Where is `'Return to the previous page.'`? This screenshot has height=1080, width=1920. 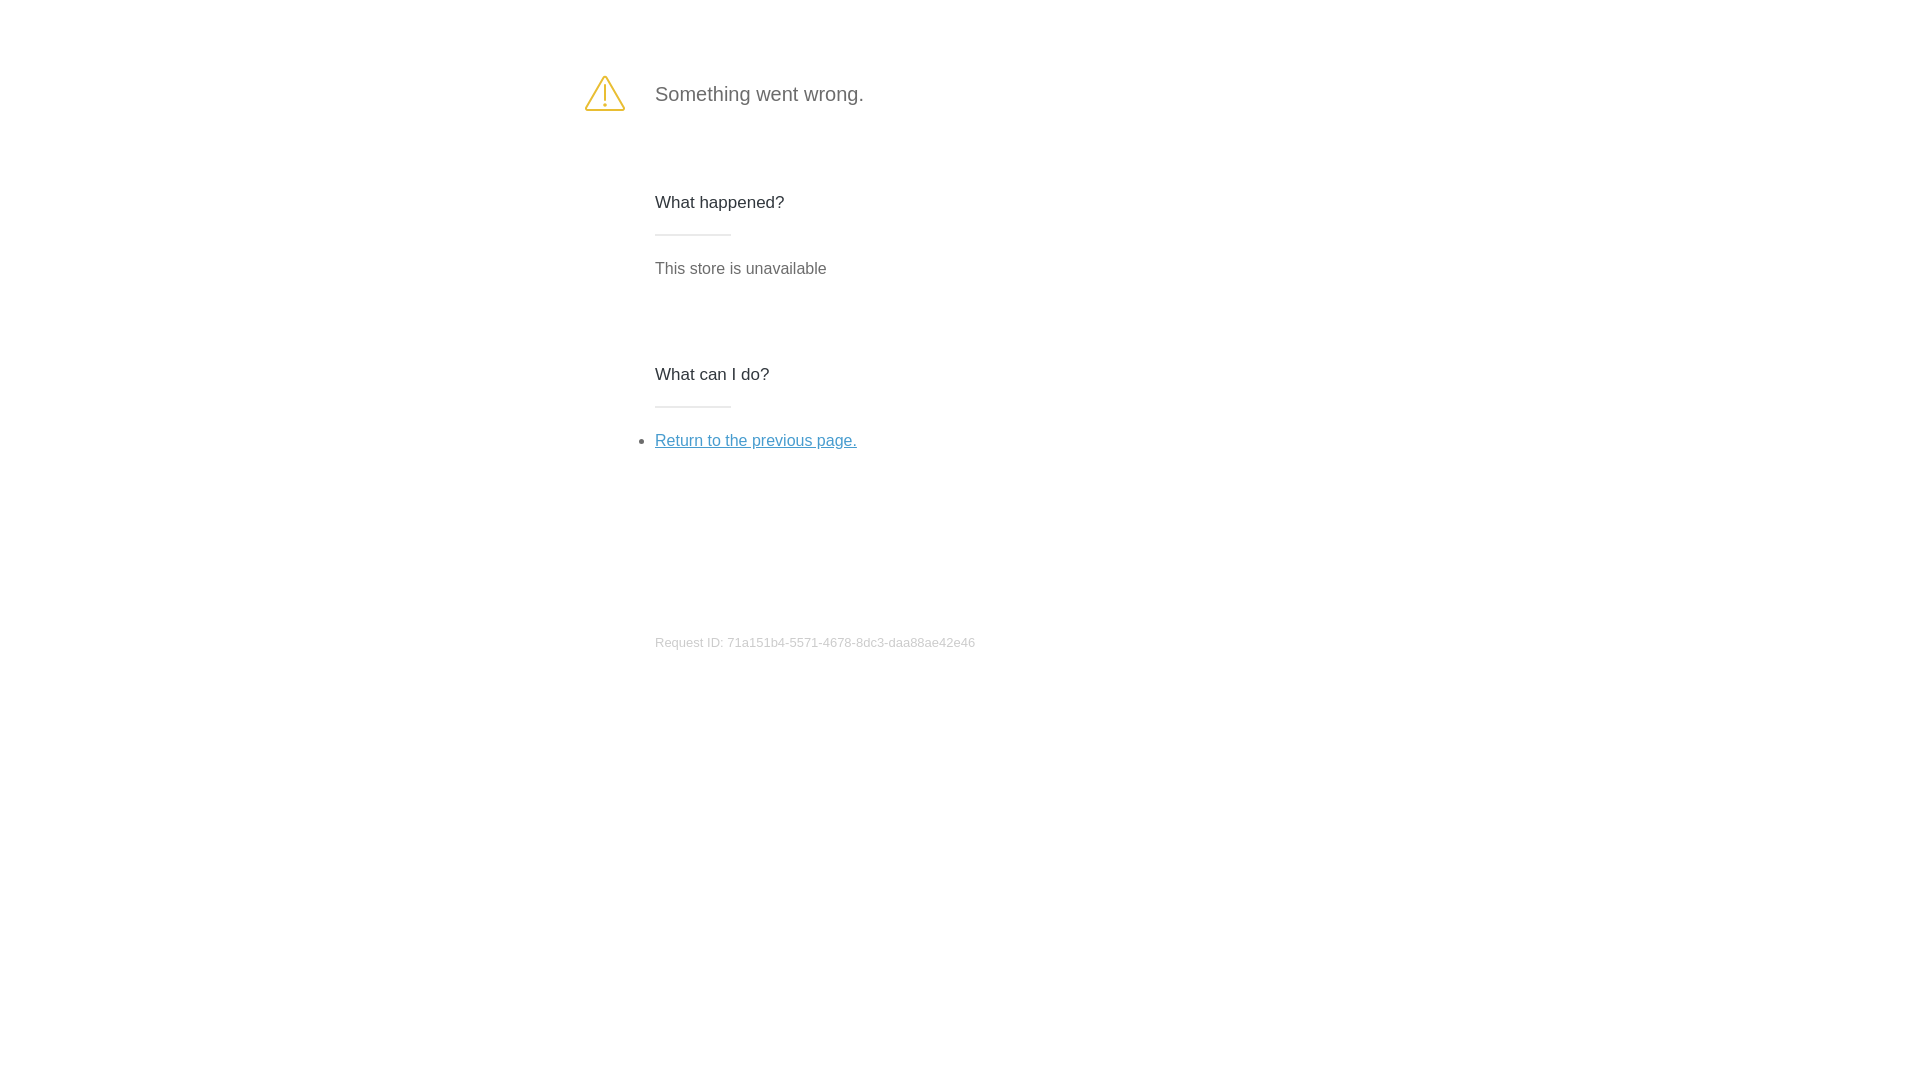 'Return to the previous page.' is located at coordinates (654, 439).